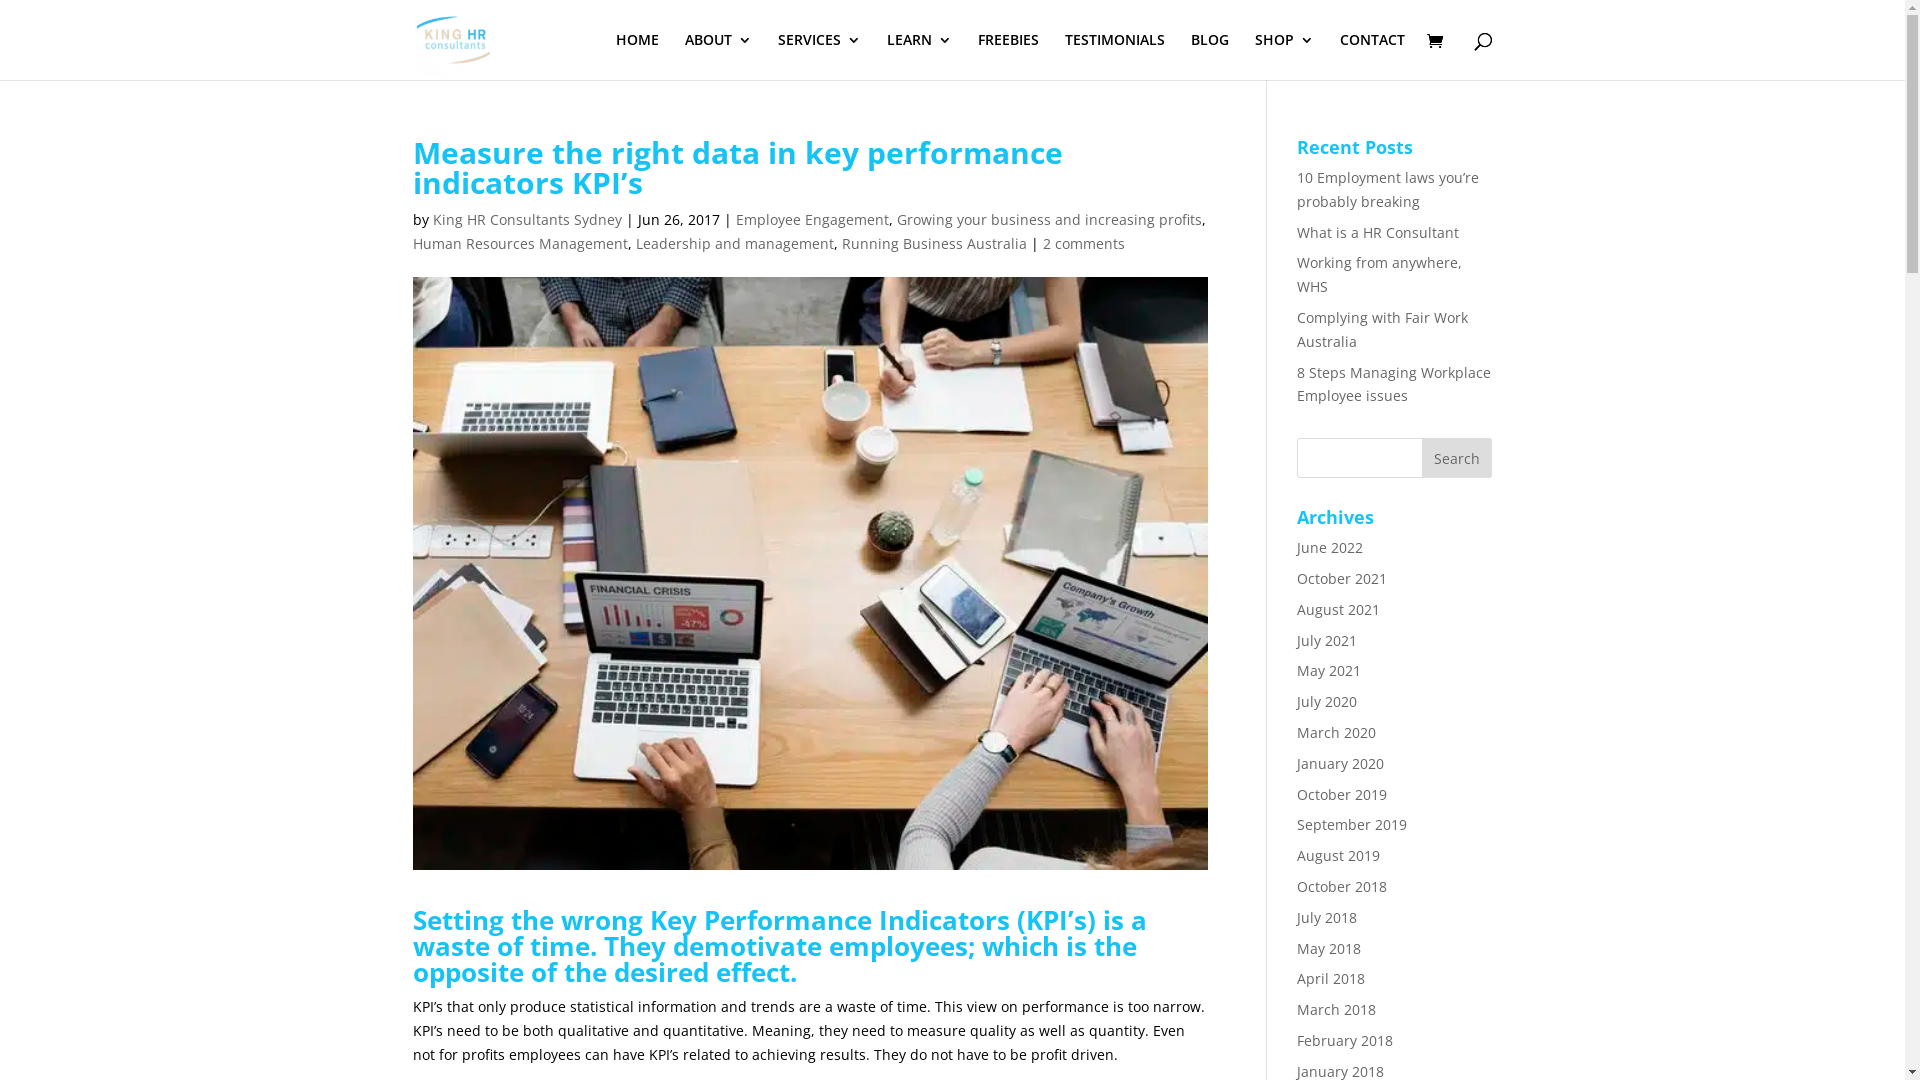 The image size is (1920, 1080). I want to click on 'March 2020', so click(1336, 732).